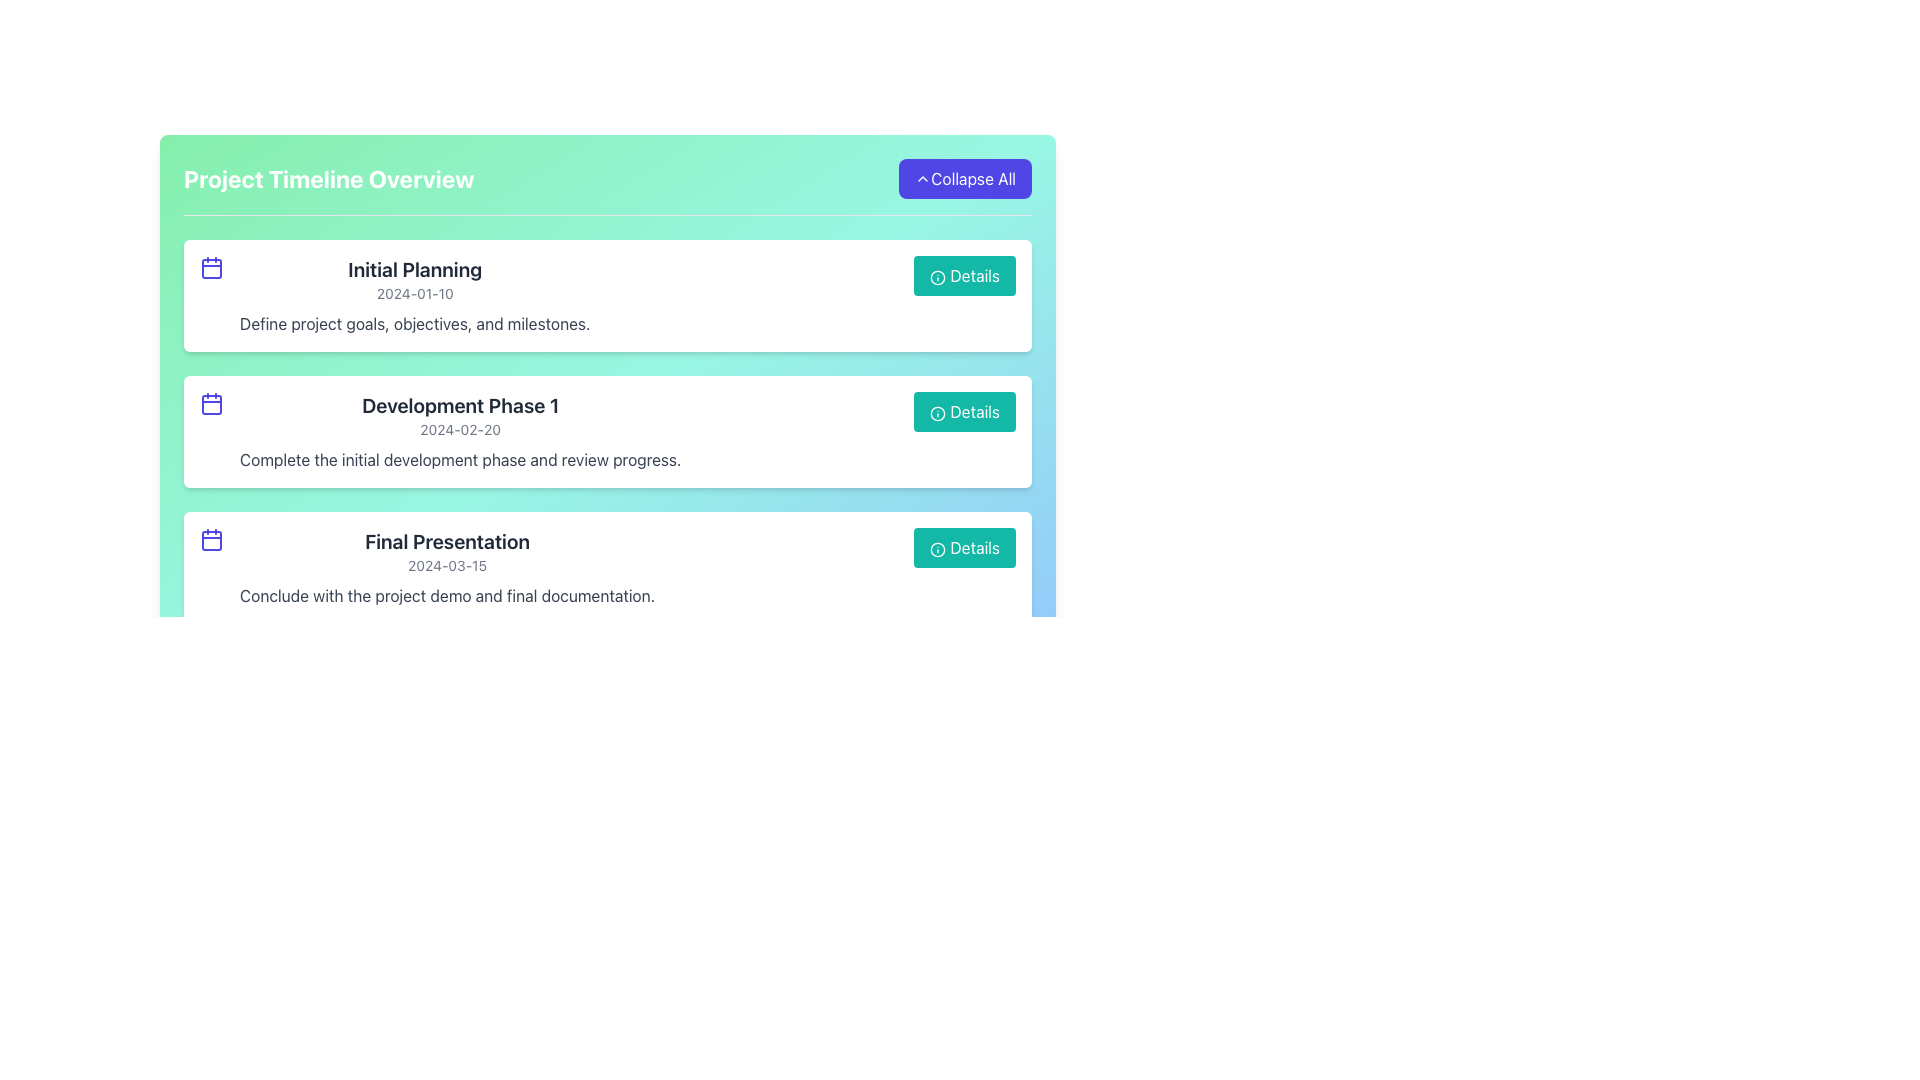 Image resolution: width=1920 pixels, height=1080 pixels. Describe the element at coordinates (211, 404) in the screenshot. I see `the calendar icon located to the left of the text description and date within the 'Development Phase 1' entry in the timeline interface` at that location.